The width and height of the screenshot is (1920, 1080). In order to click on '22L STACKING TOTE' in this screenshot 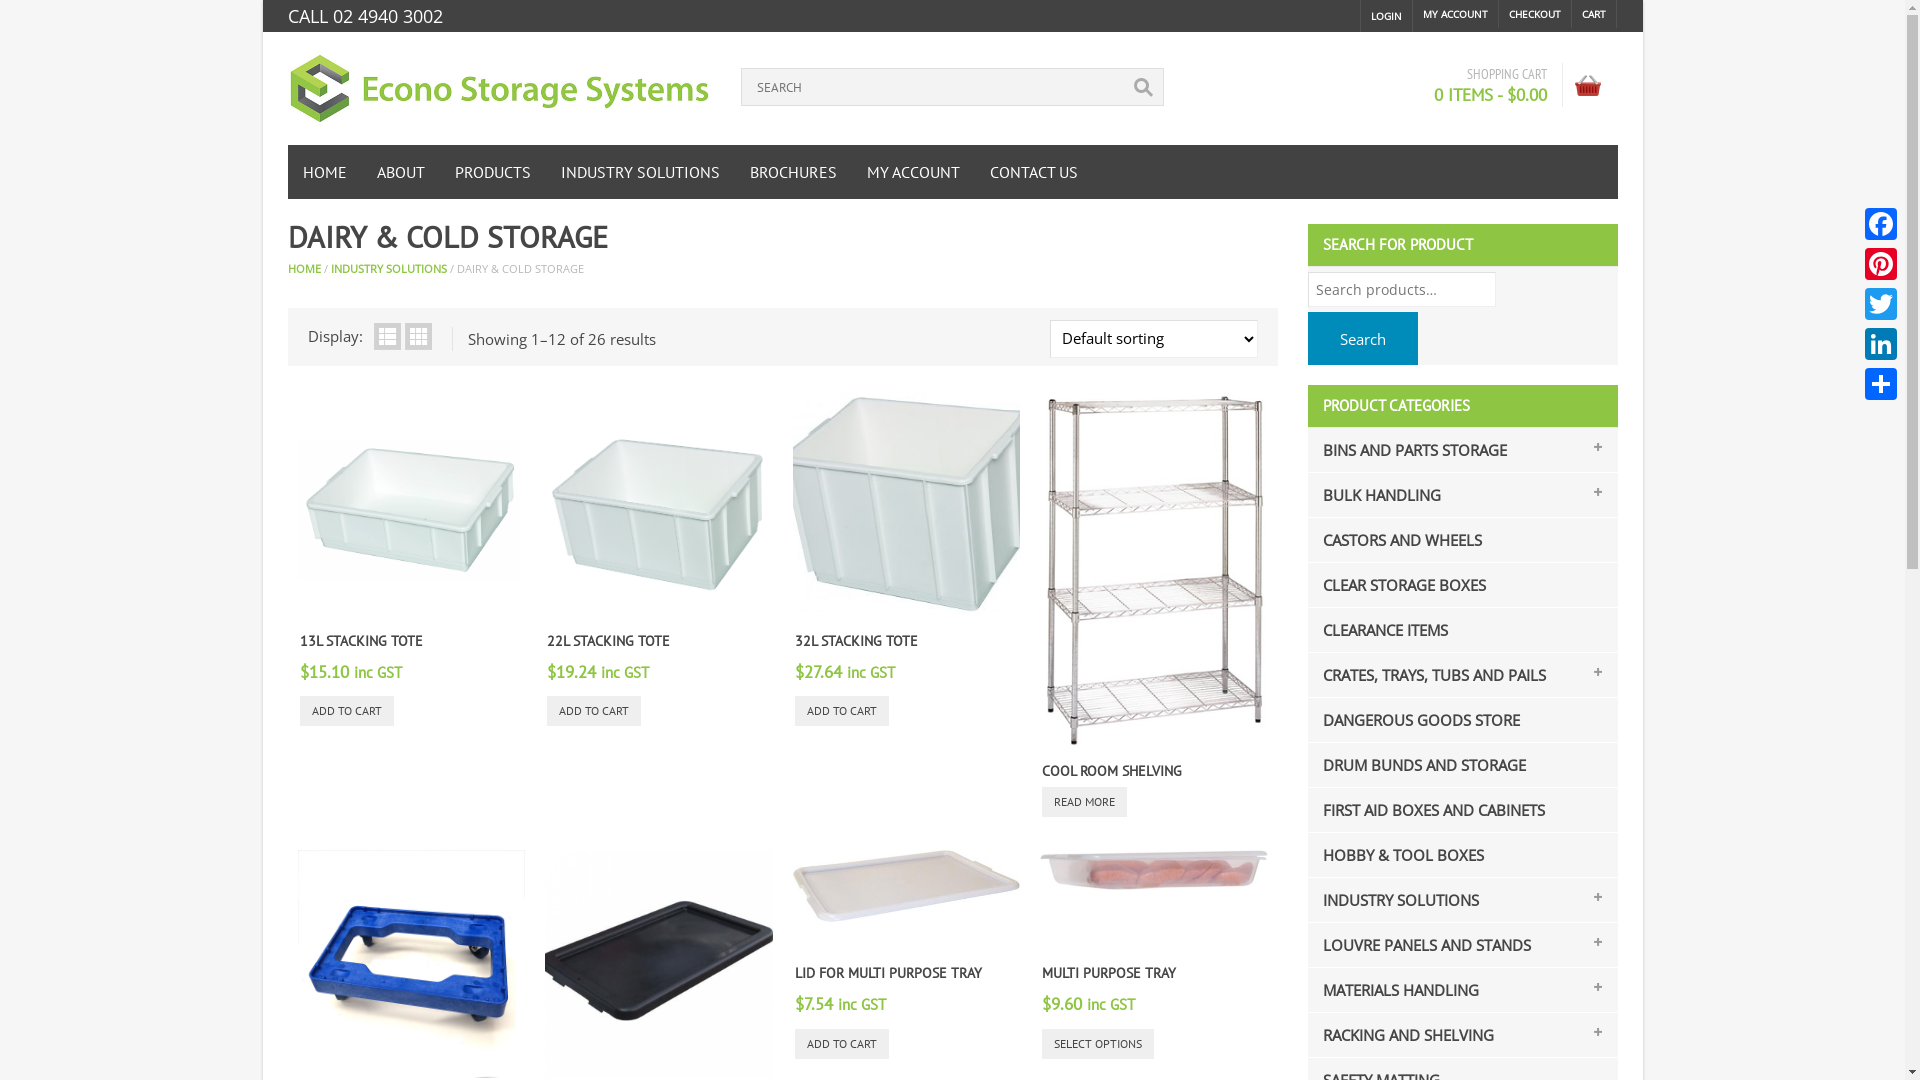, I will do `click(607, 640)`.